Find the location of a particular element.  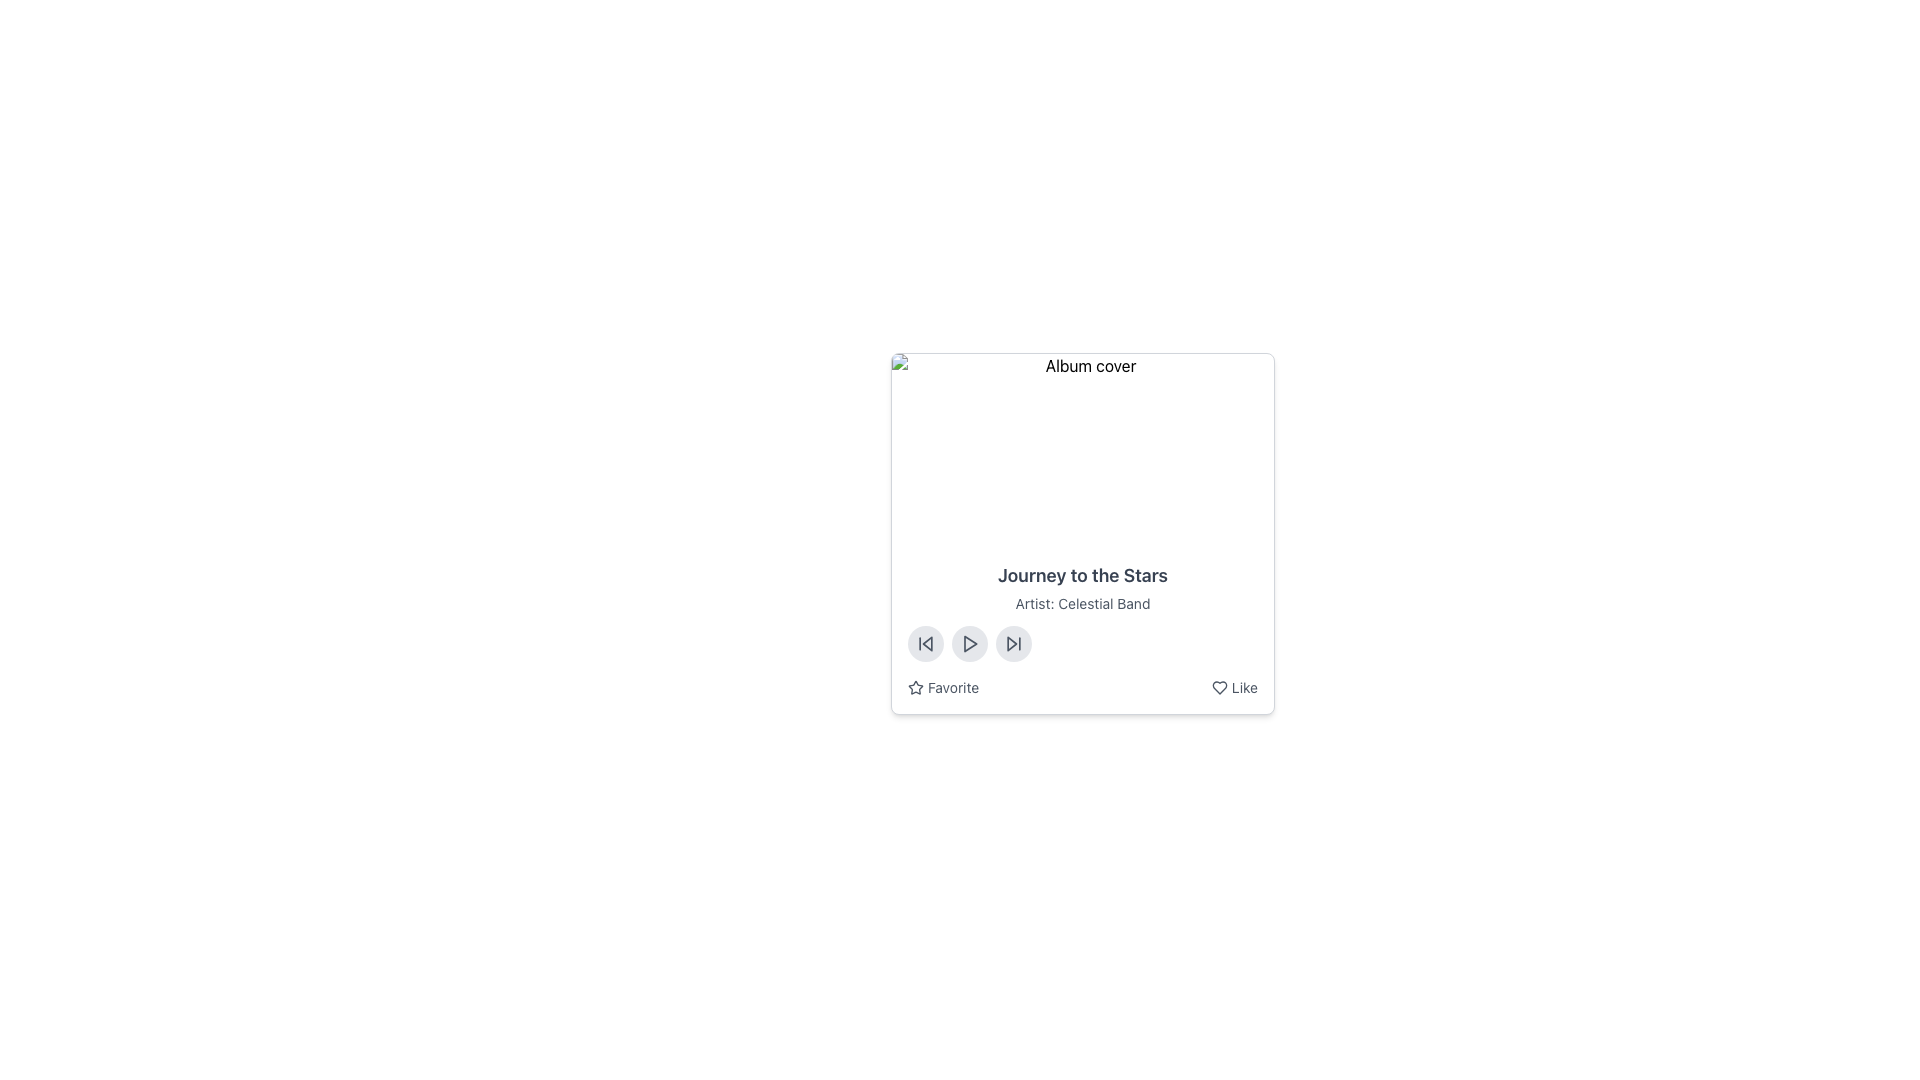

the display image element at the top of the card for the album 'Journey to the Stars' by 'Celestial Band' is located at coordinates (1082, 450).